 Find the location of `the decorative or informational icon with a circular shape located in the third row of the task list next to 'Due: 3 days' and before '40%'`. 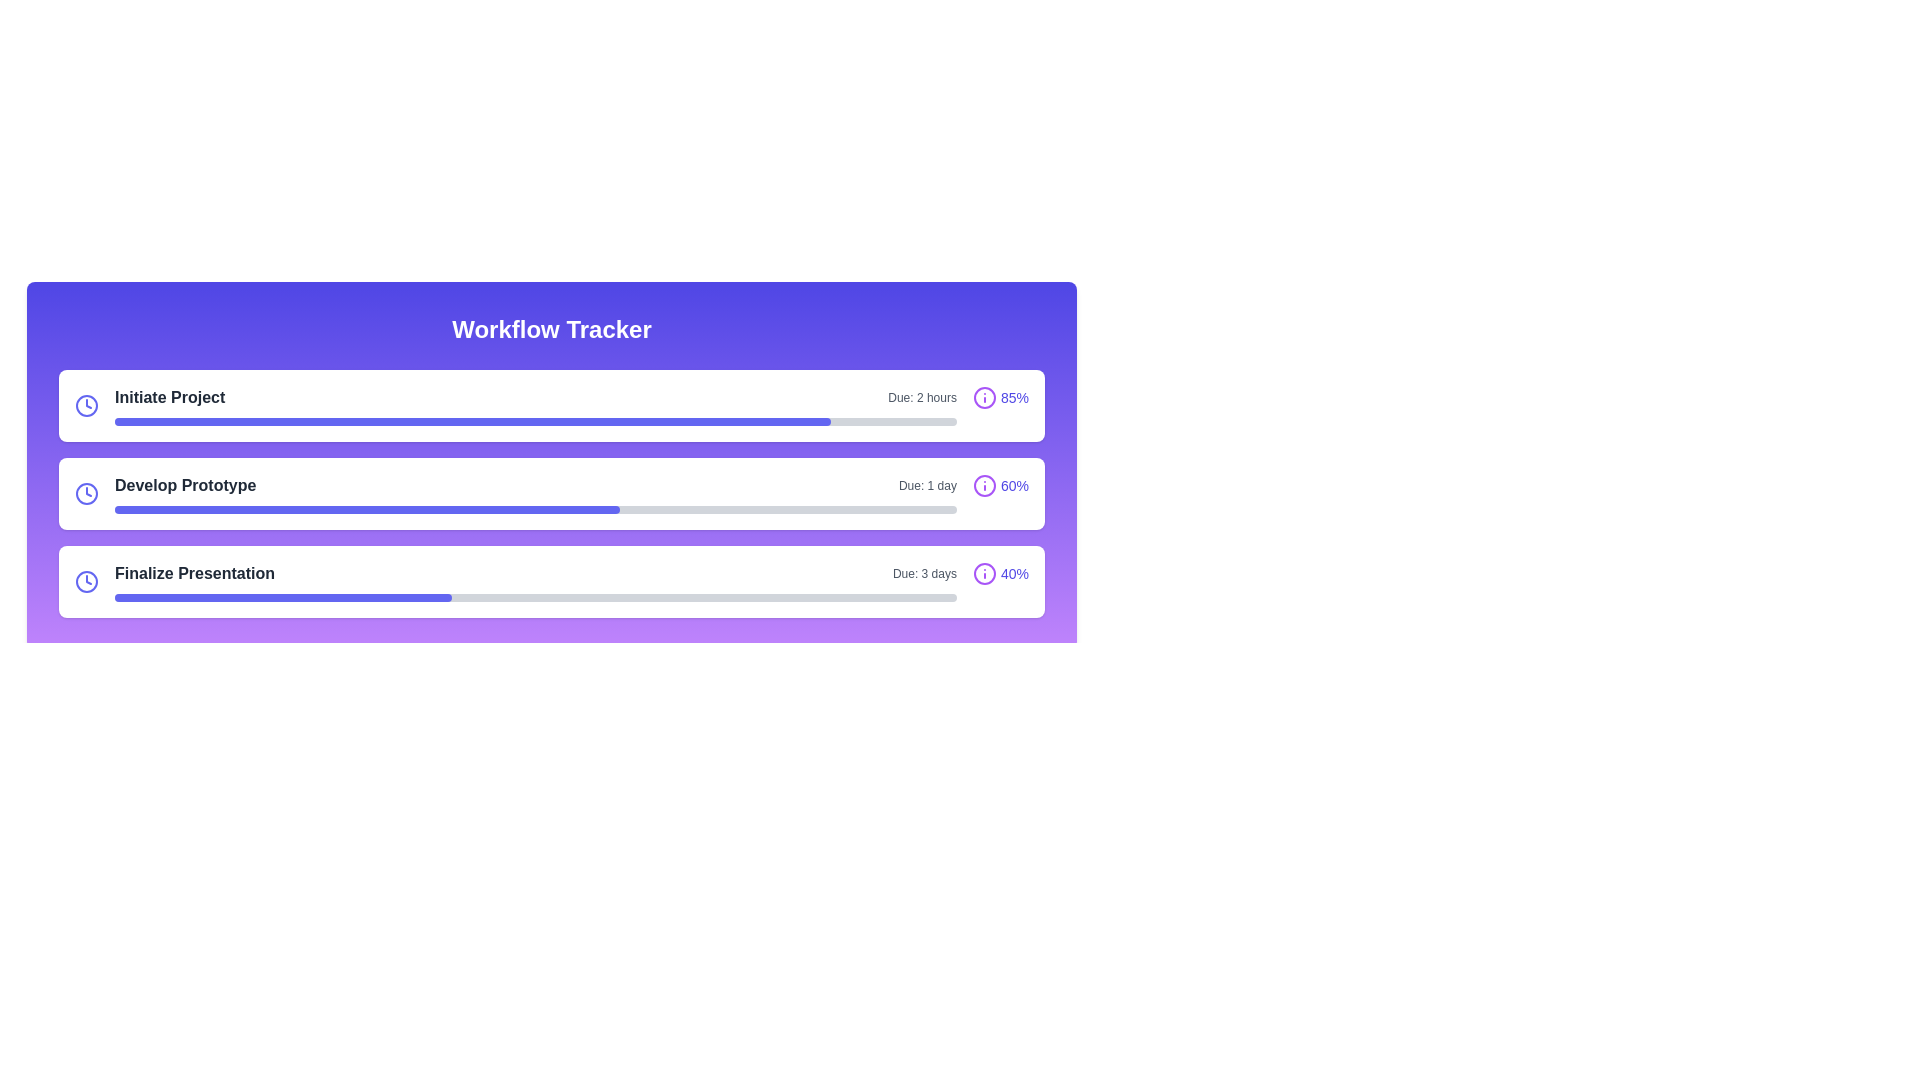

the decorative or informational icon with a circular shape located in the third row of the task list next to 'Due: 3 days' and before '40%' is located at coordinates (984, 574).